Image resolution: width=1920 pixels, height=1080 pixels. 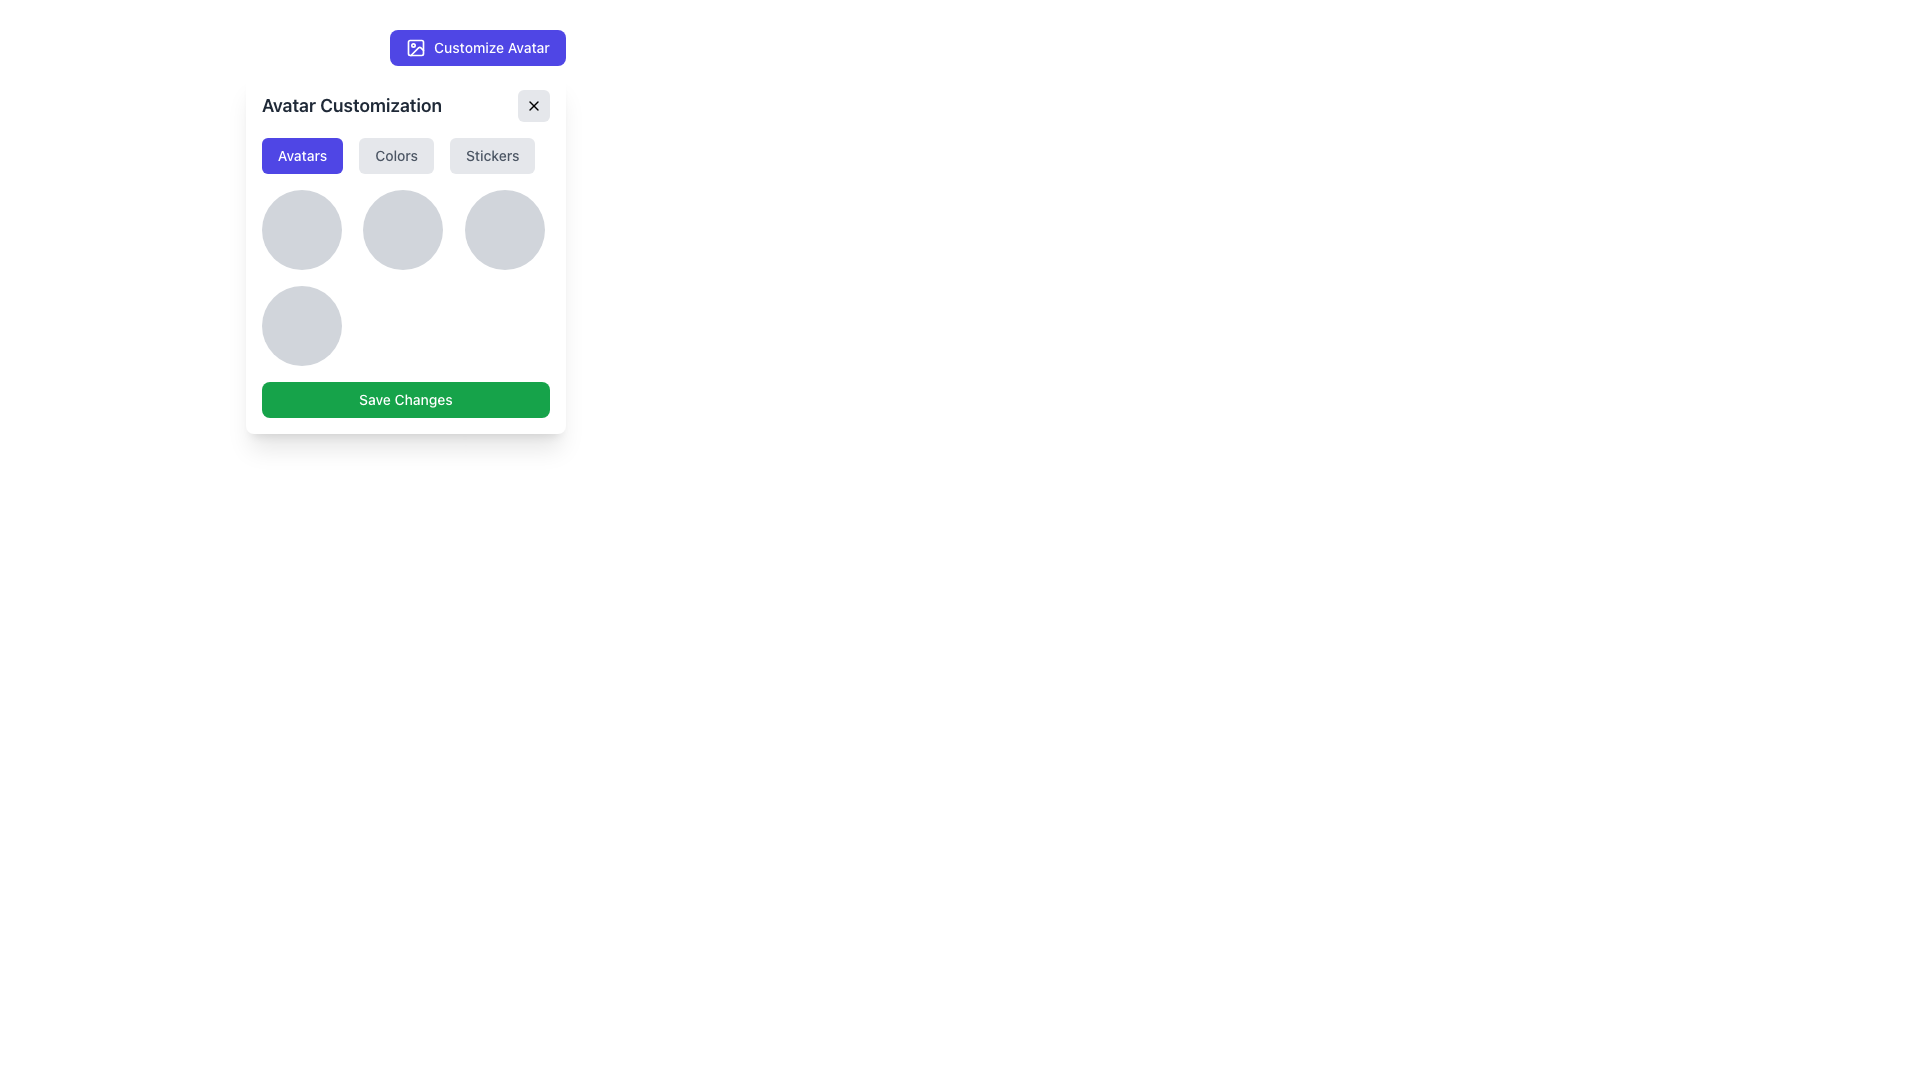 I want to click on the first circular option in the Avatar Customization section, so click(x=300, y=229).